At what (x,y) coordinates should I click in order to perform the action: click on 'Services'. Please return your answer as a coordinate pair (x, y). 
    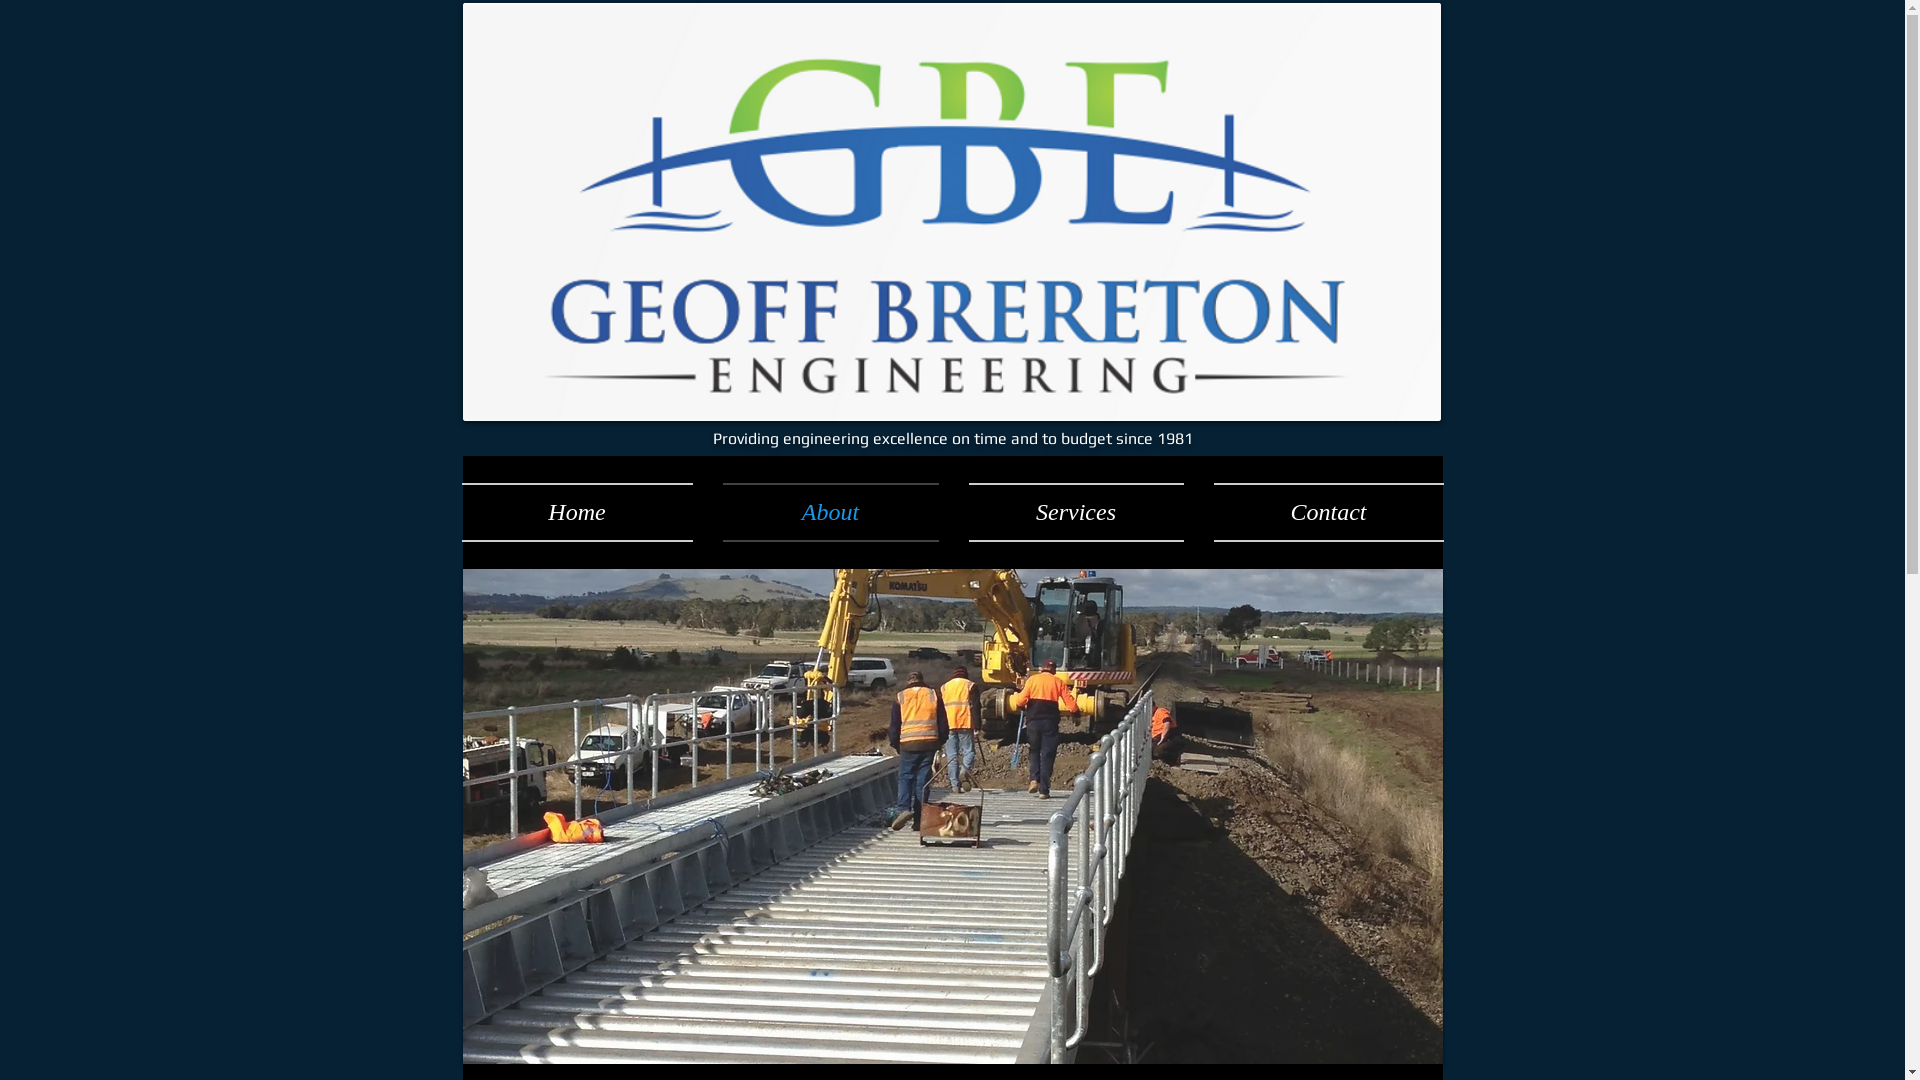
    Looking at the image, I should click on (1075, 511).